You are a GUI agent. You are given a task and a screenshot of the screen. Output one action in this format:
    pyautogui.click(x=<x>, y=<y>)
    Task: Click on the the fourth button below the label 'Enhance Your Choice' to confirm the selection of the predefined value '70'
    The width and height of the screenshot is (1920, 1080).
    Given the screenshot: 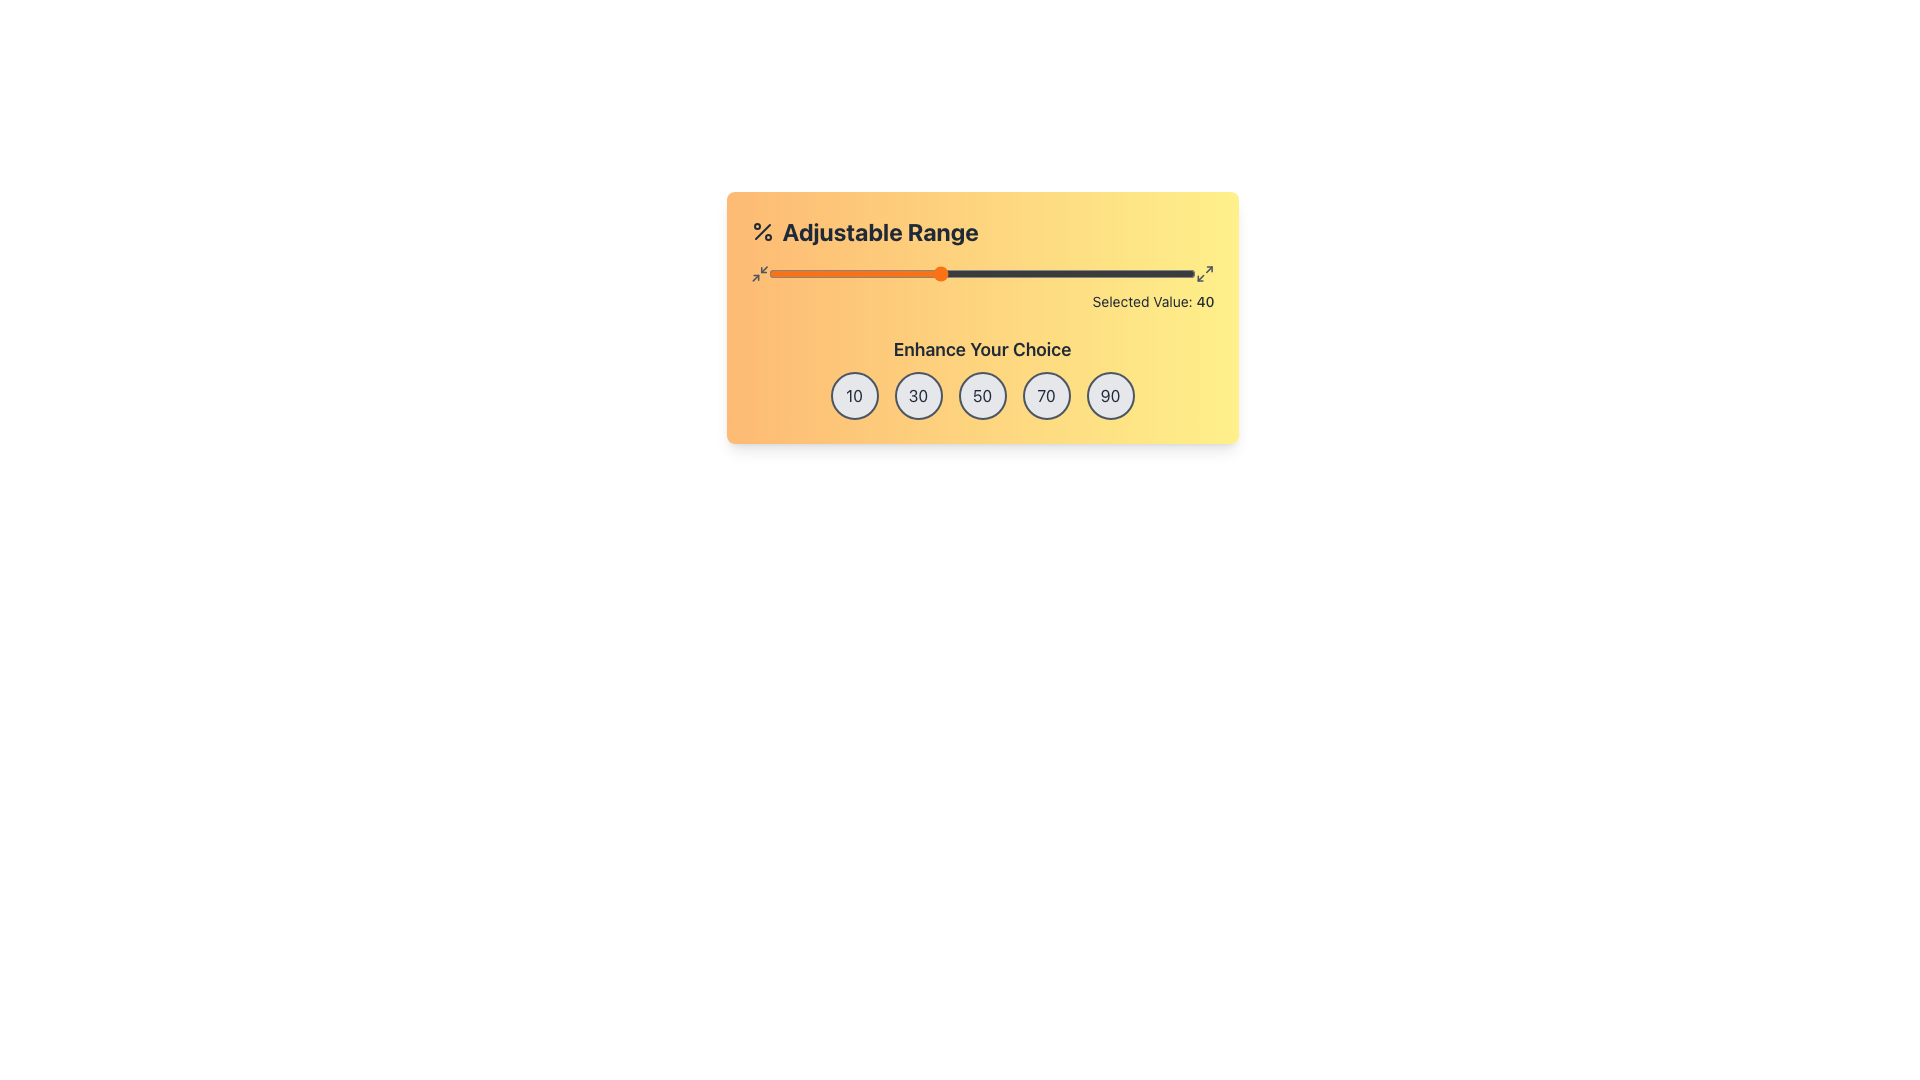 What is the action you would take?
    pyautogui.click(x=1045, y=396)
    